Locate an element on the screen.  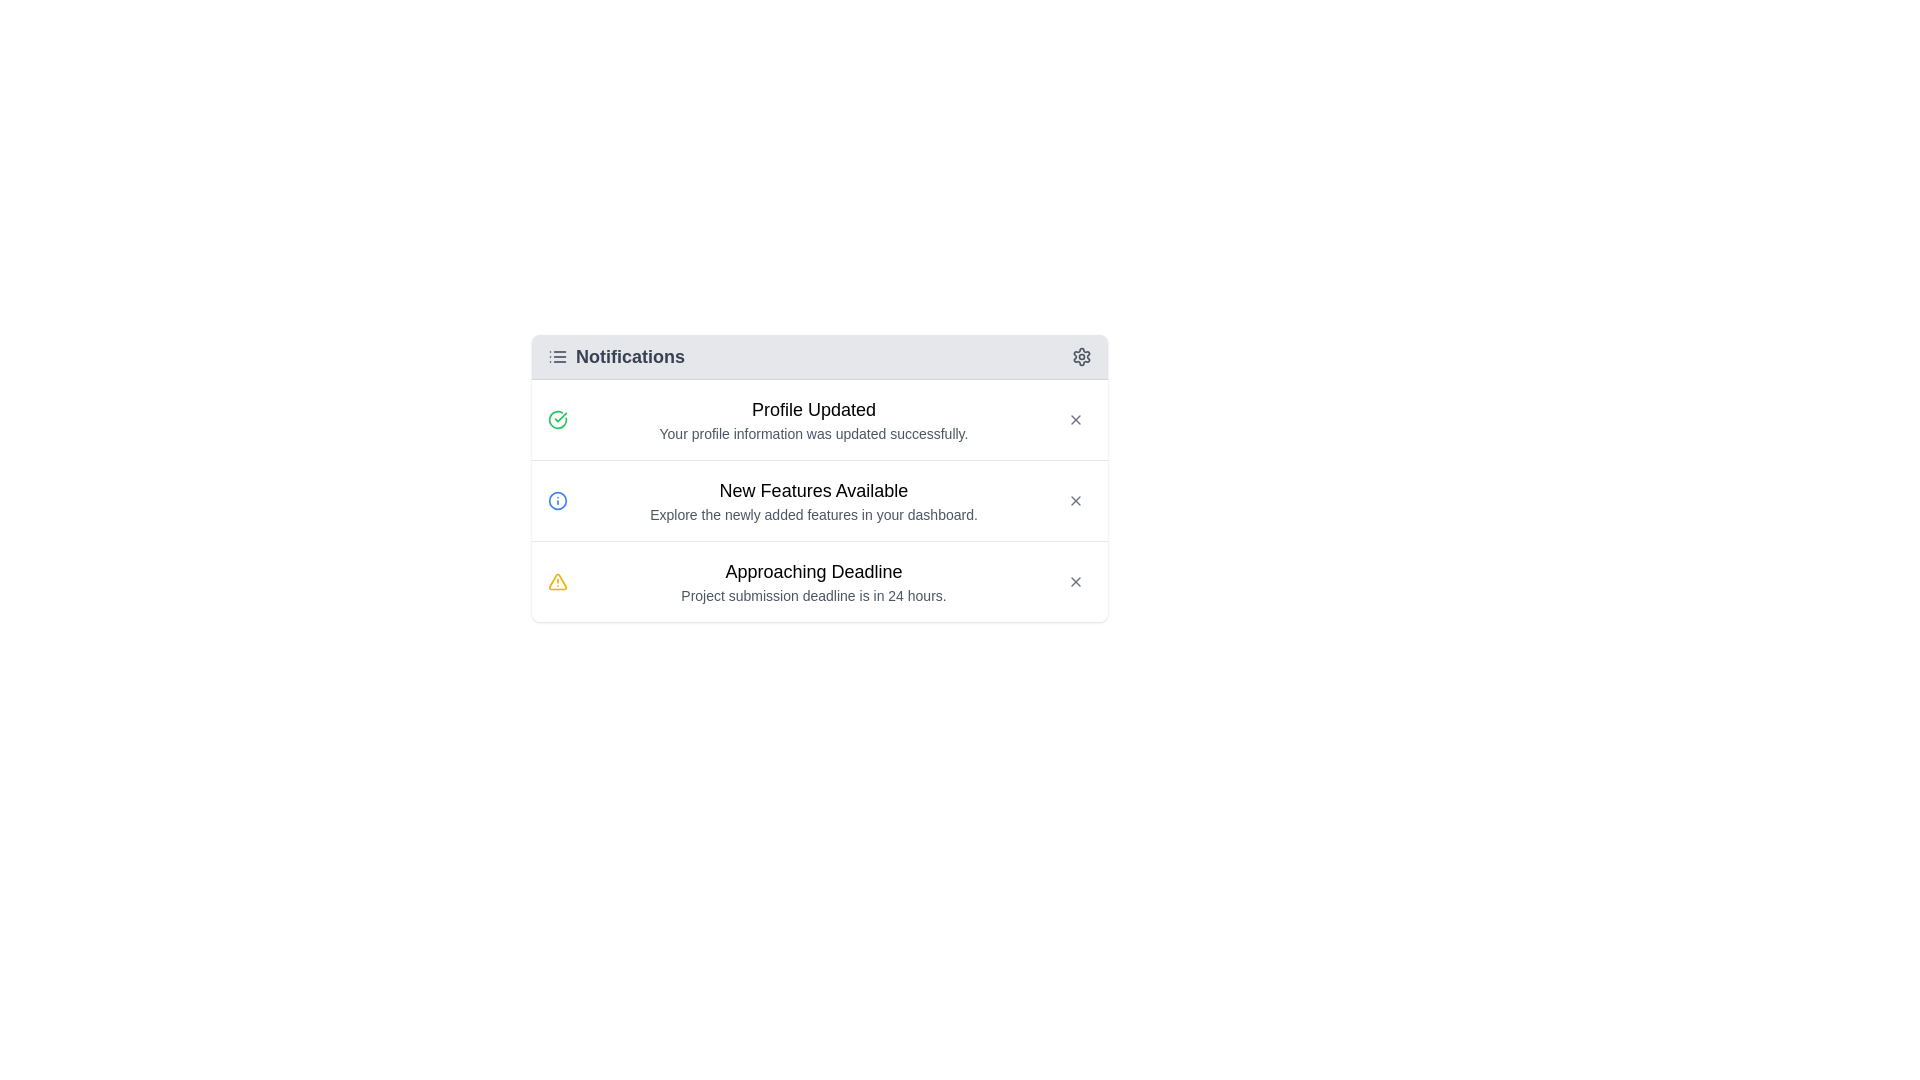
information displayed in the Notification Card about the urgent project submission deadline located in the notifications panel, which is the last notification below 'New Features Available.' is located at coordinates (820, 581).